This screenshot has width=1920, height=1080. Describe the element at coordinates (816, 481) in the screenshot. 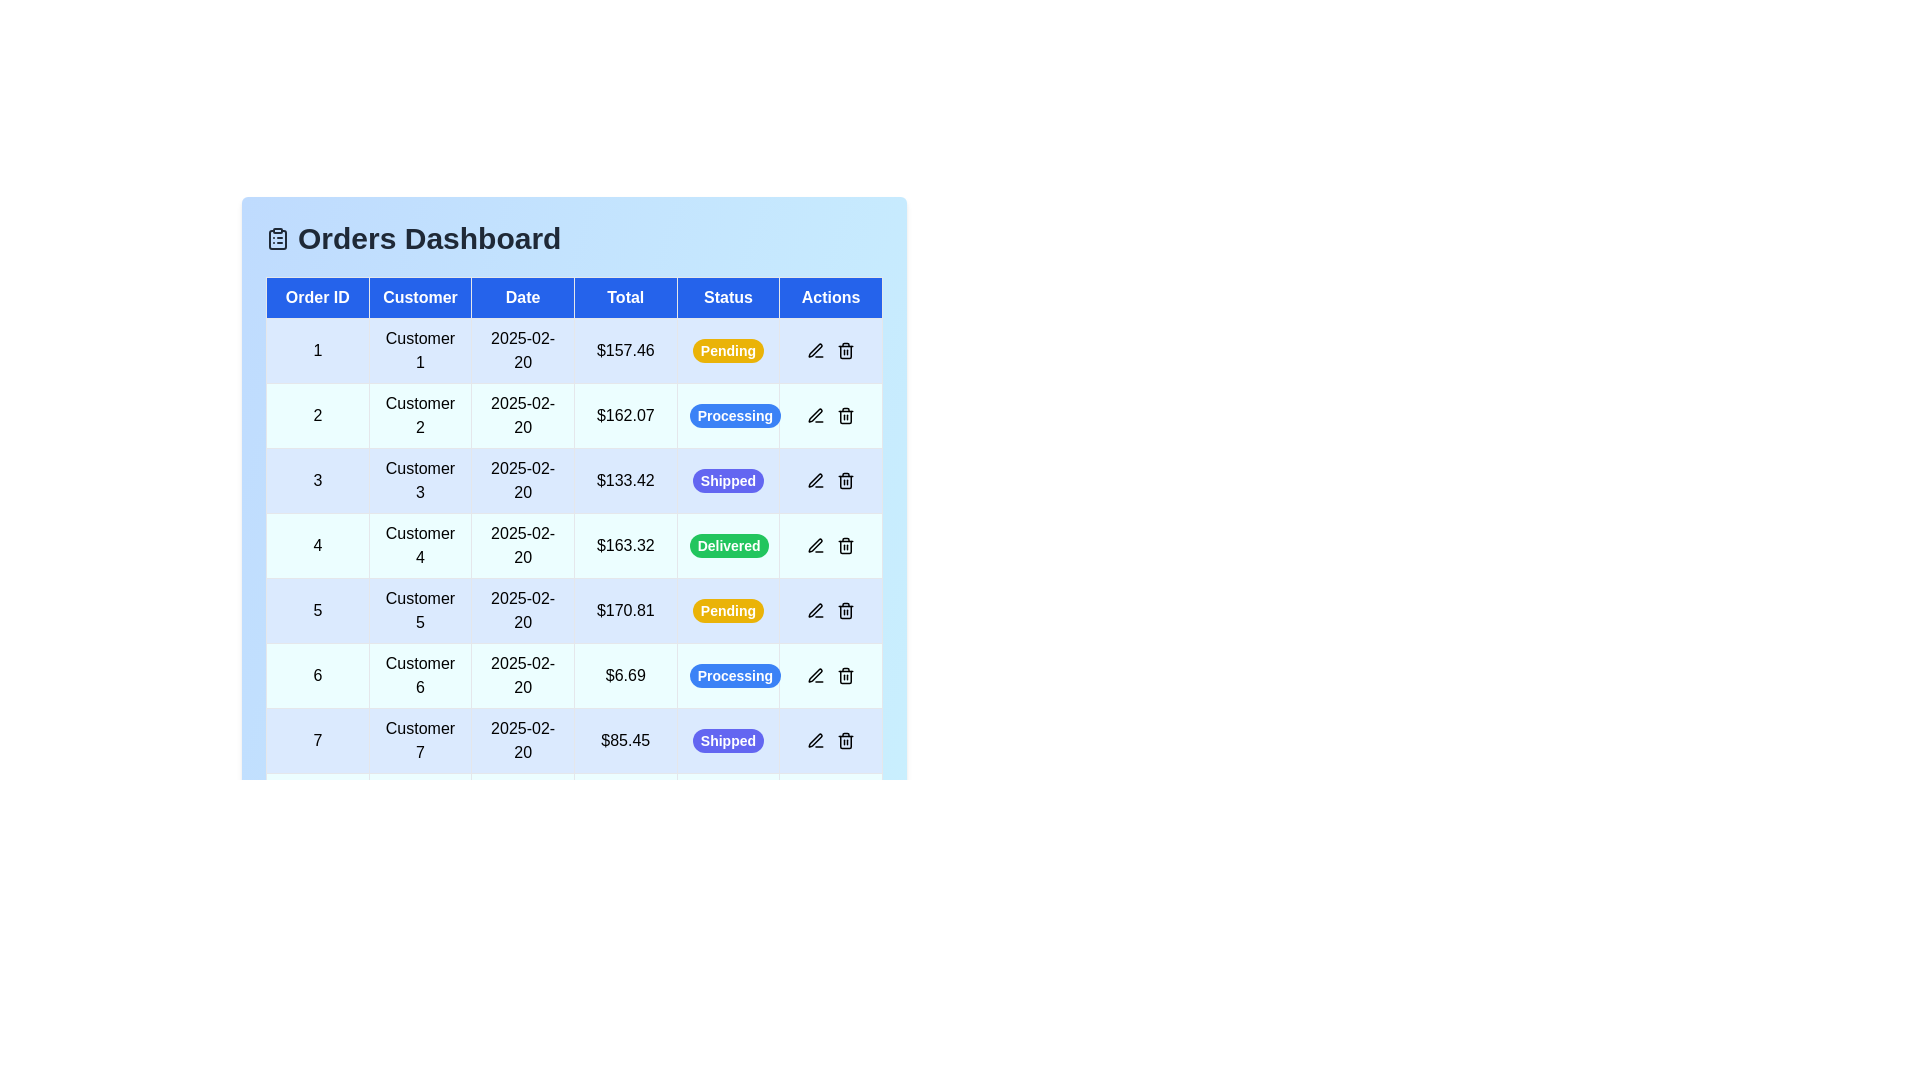

I see `the edit icon in the 'Actions' column for the order with ID 3` at that location.